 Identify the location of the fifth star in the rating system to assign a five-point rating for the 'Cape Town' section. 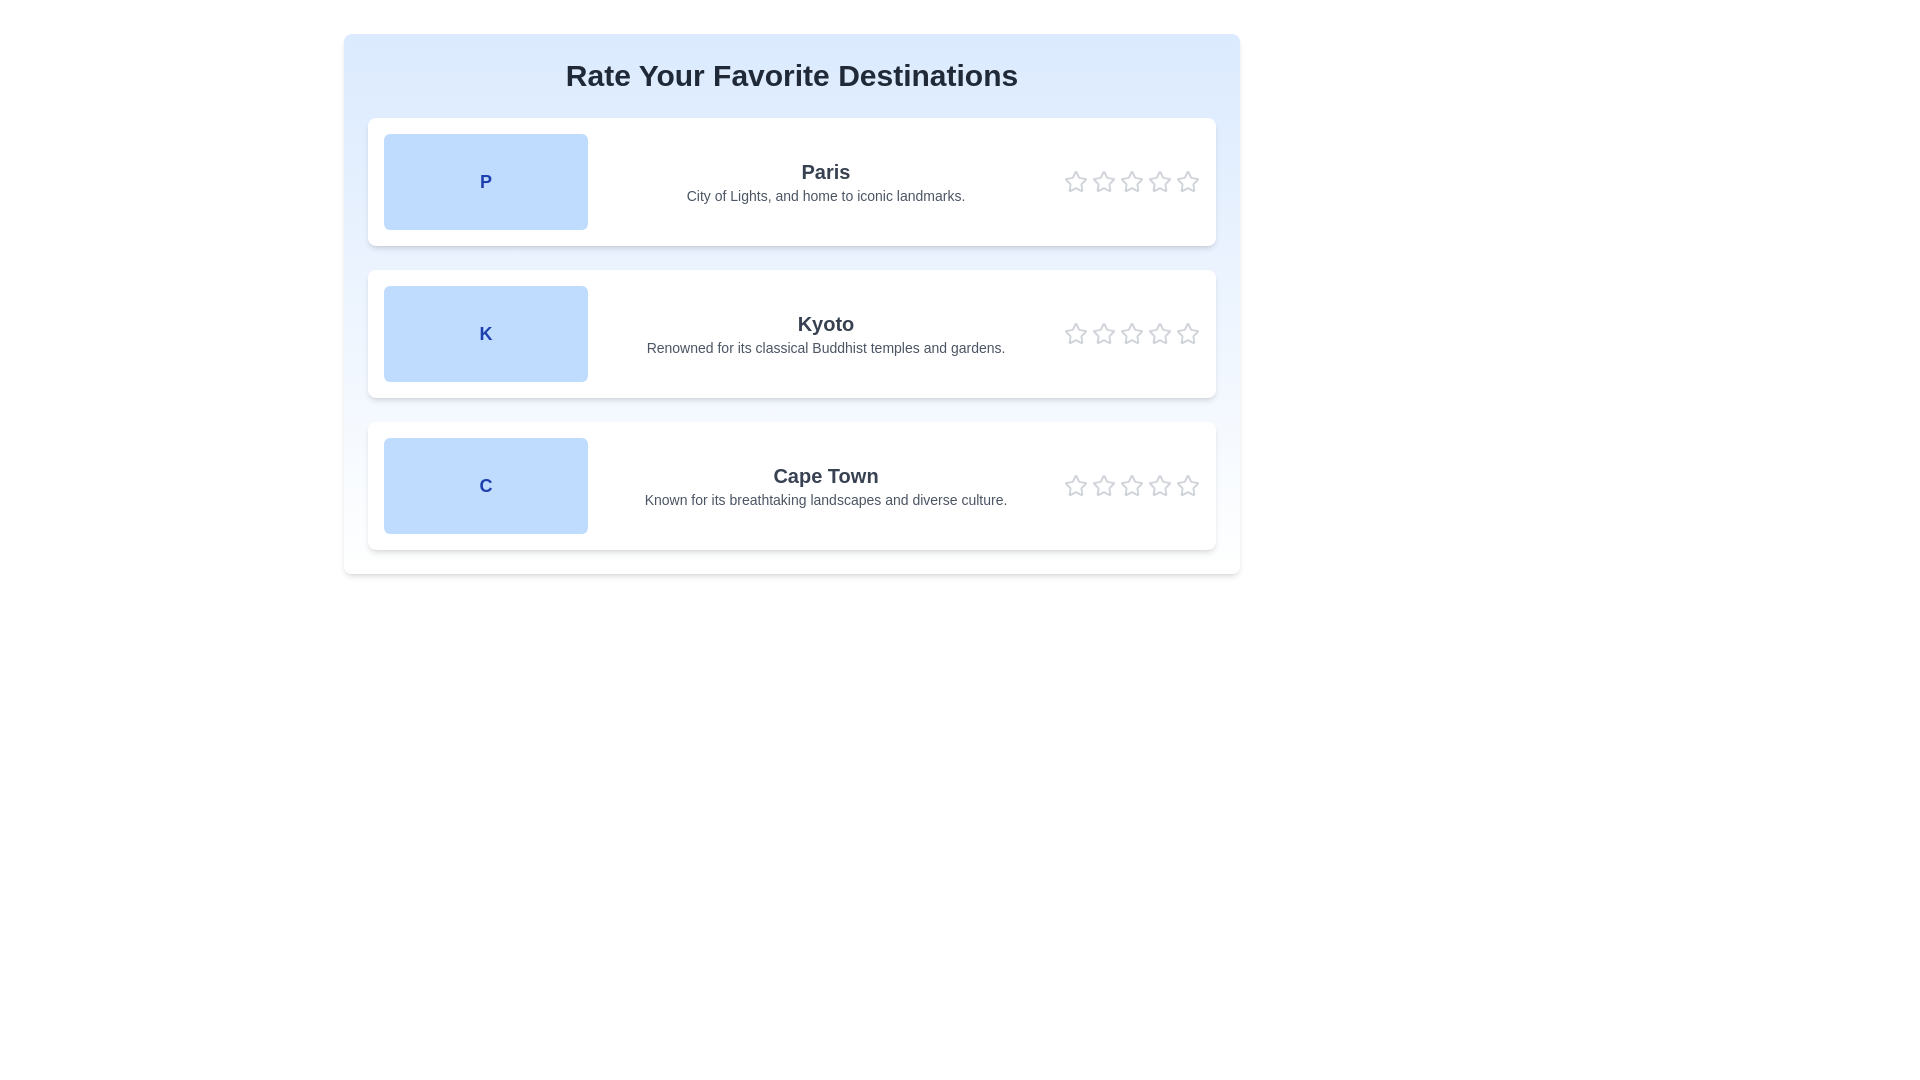
(1158, 485).